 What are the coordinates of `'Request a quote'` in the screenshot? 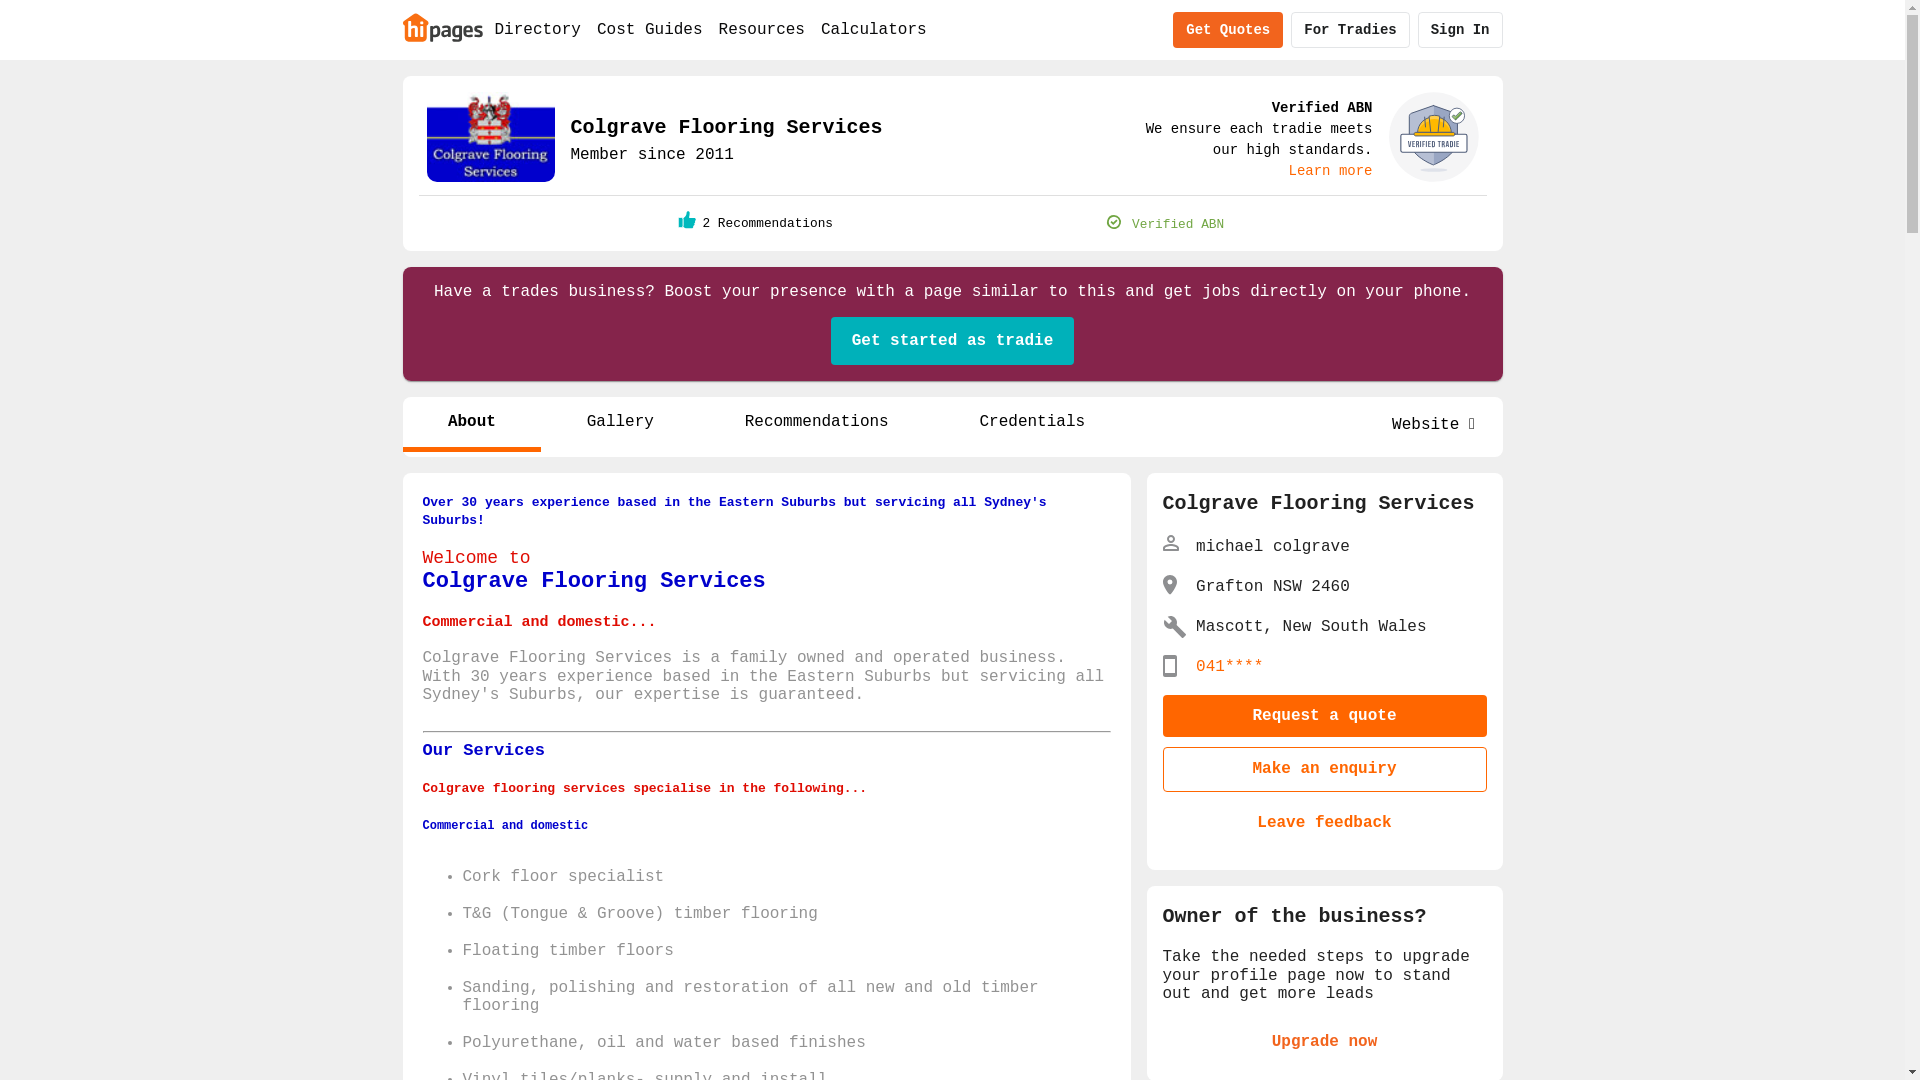 It's located at (1324, 715).